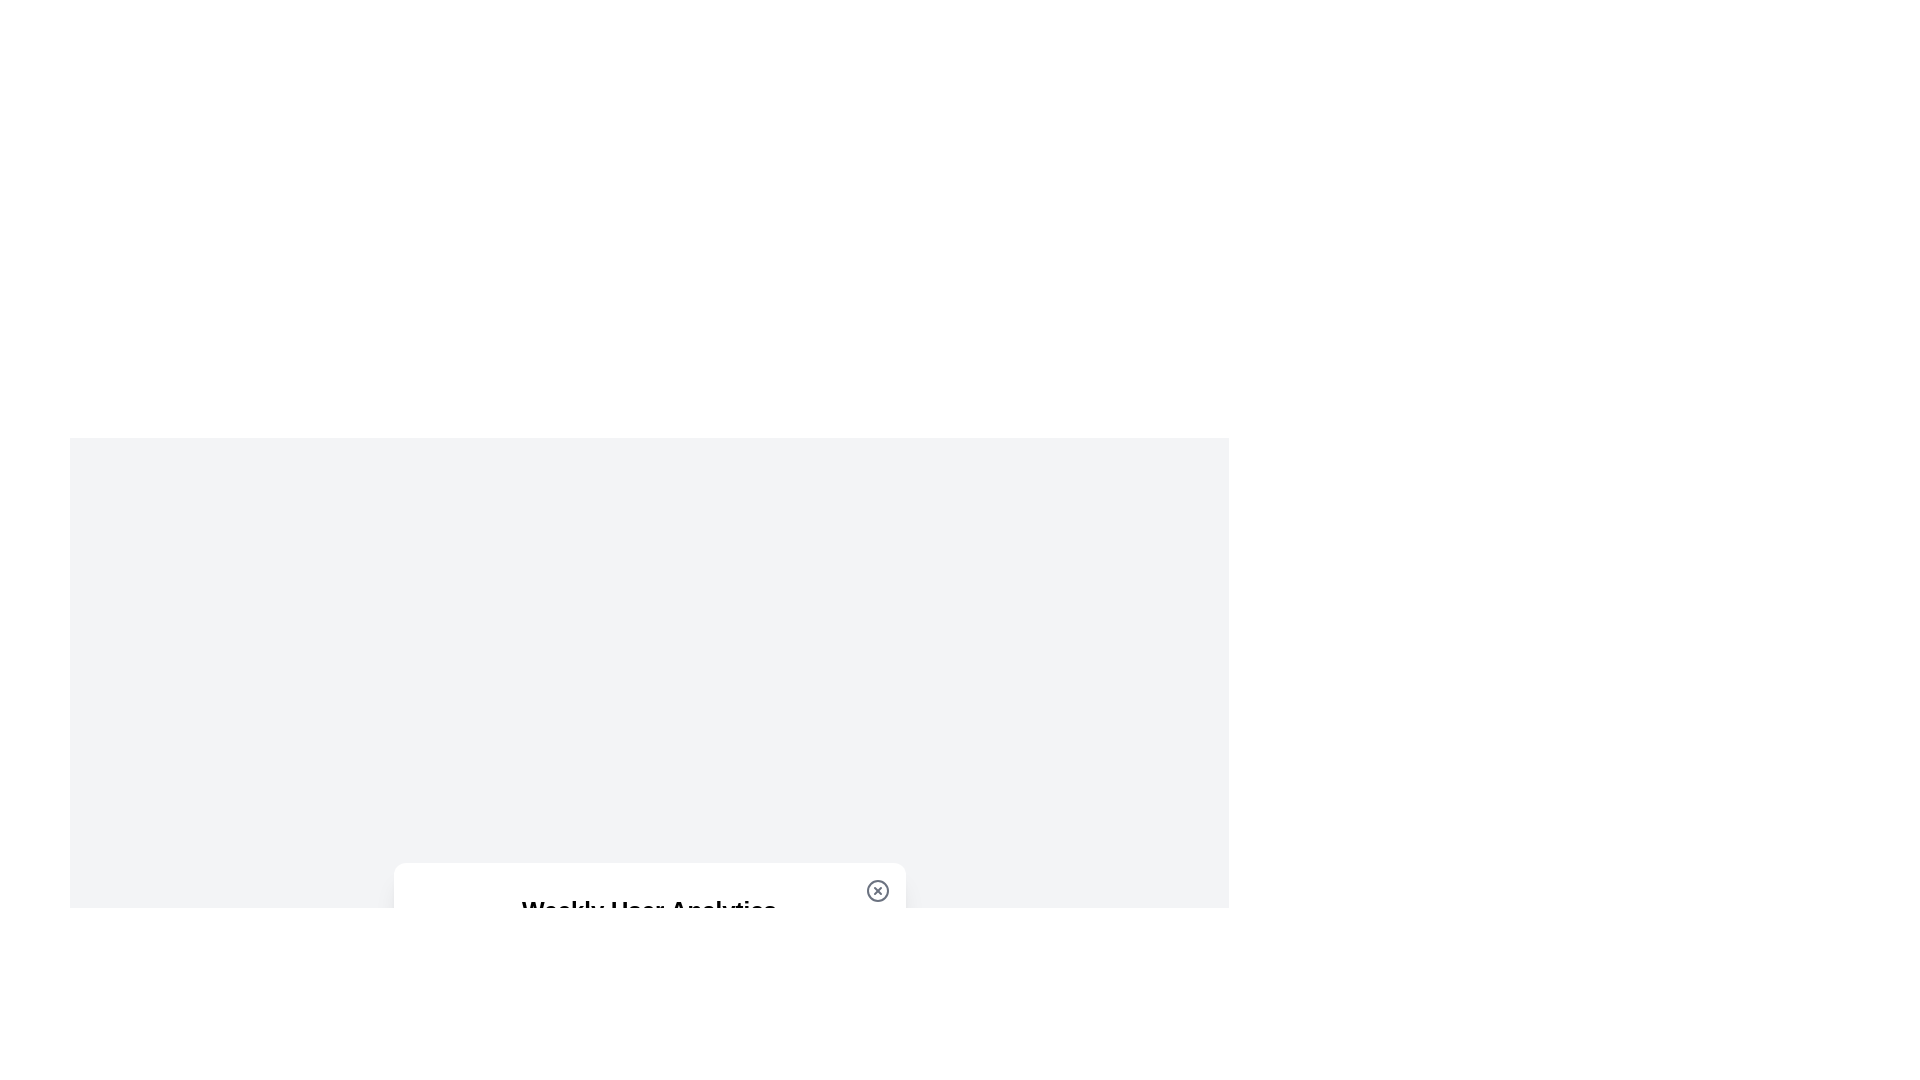 Image resolution: width=1920 pixels, height=1080 pixels. What do you see at coordinates (877, 890) in the screenshot?
I see `the close button located at the top-right corner of the 'Weekly User Analytics' card to view contextual options` at bounding box center [877, 890].